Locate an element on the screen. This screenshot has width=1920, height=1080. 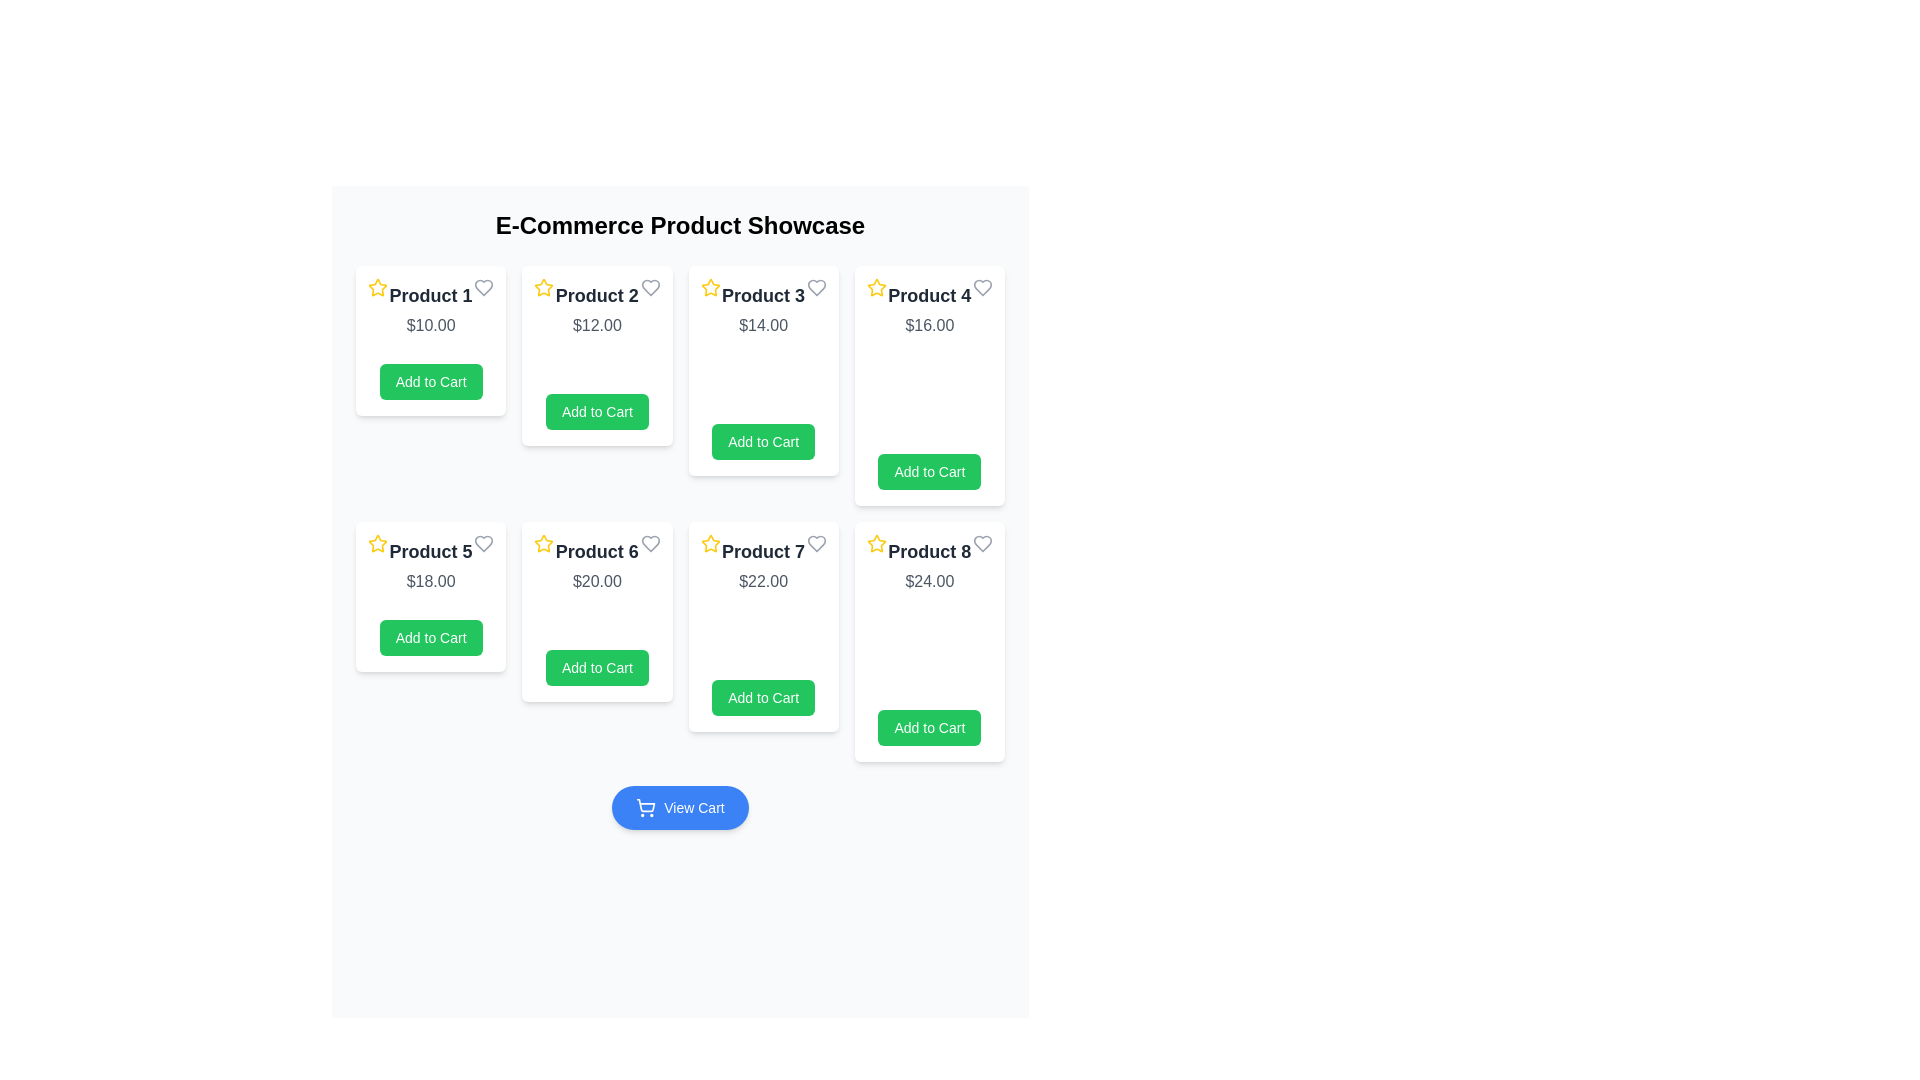
the price display showing '$14.00' in gray text, located in the third product card, below 'Product 3' and above the 'Add to Cart' button is located at coordinates (762, 325).